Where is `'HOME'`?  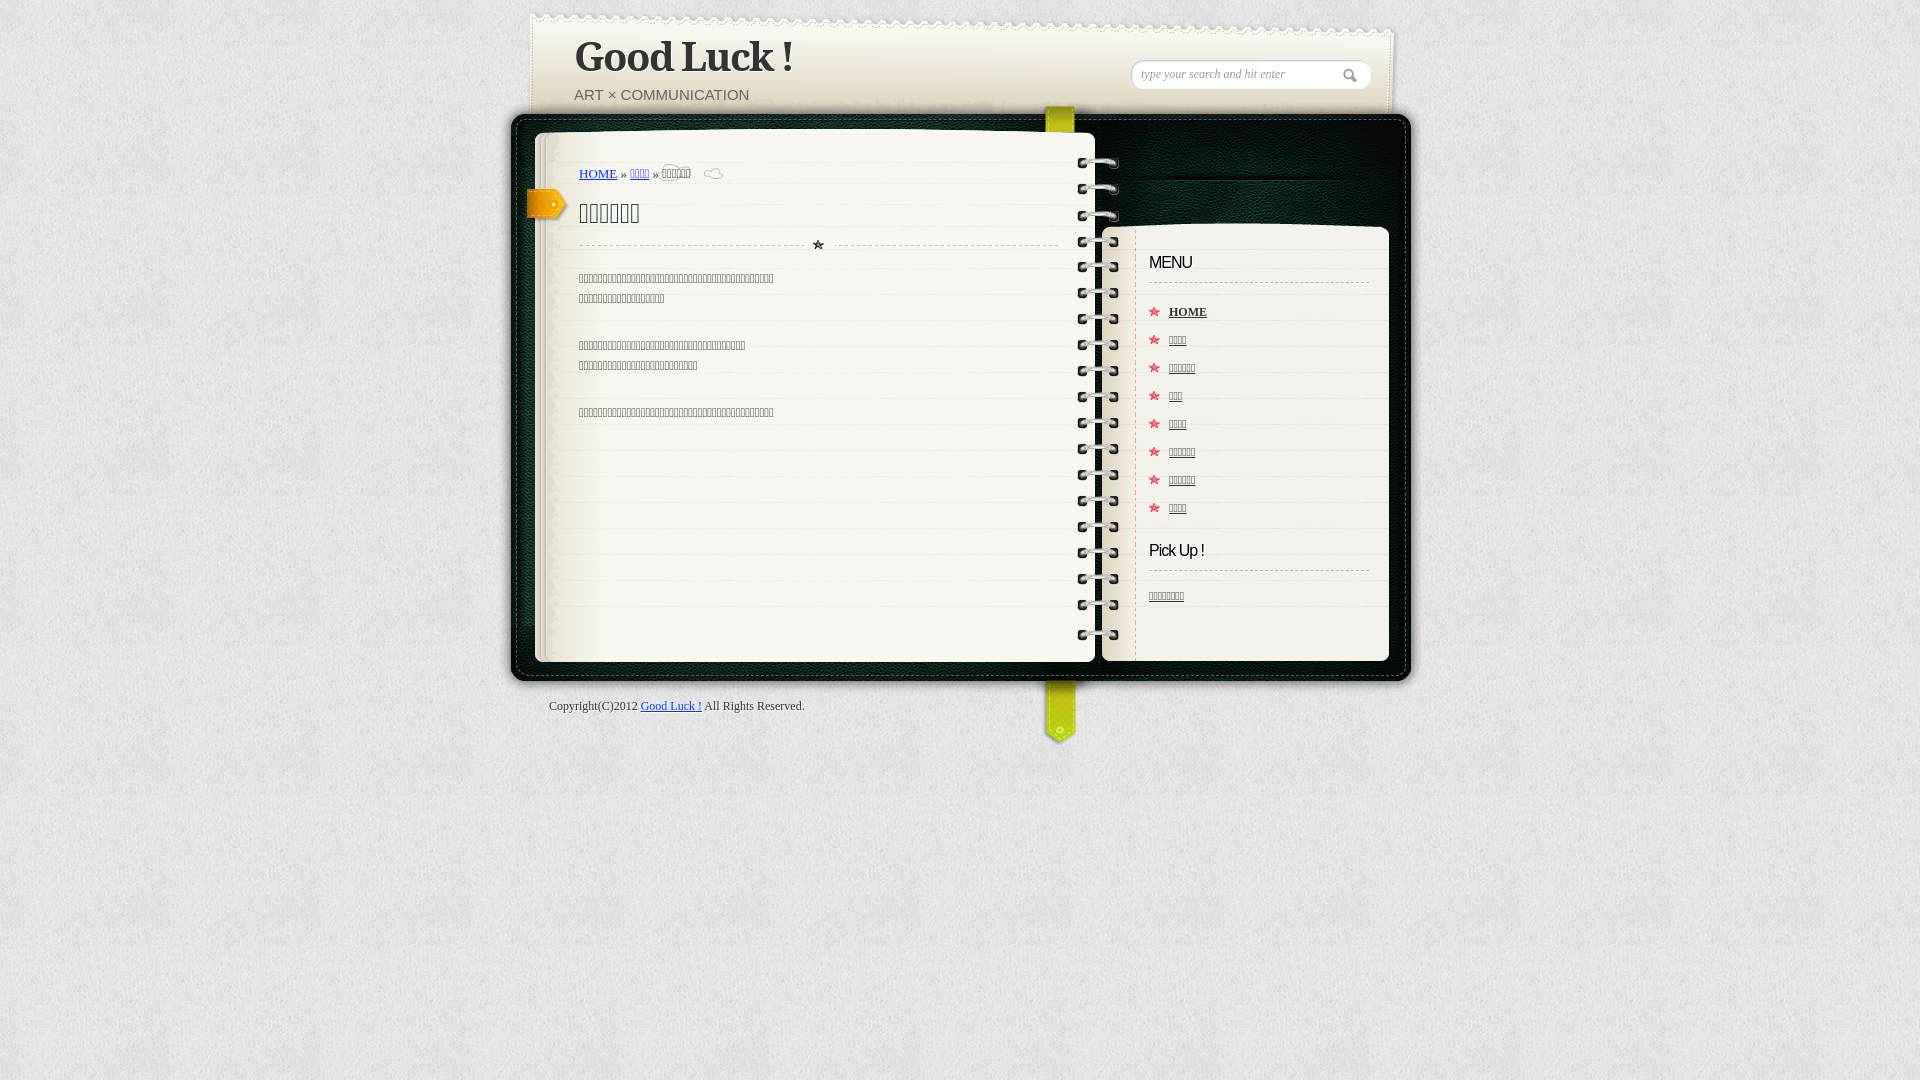 'HOME' is located at coordinates (597, 172).